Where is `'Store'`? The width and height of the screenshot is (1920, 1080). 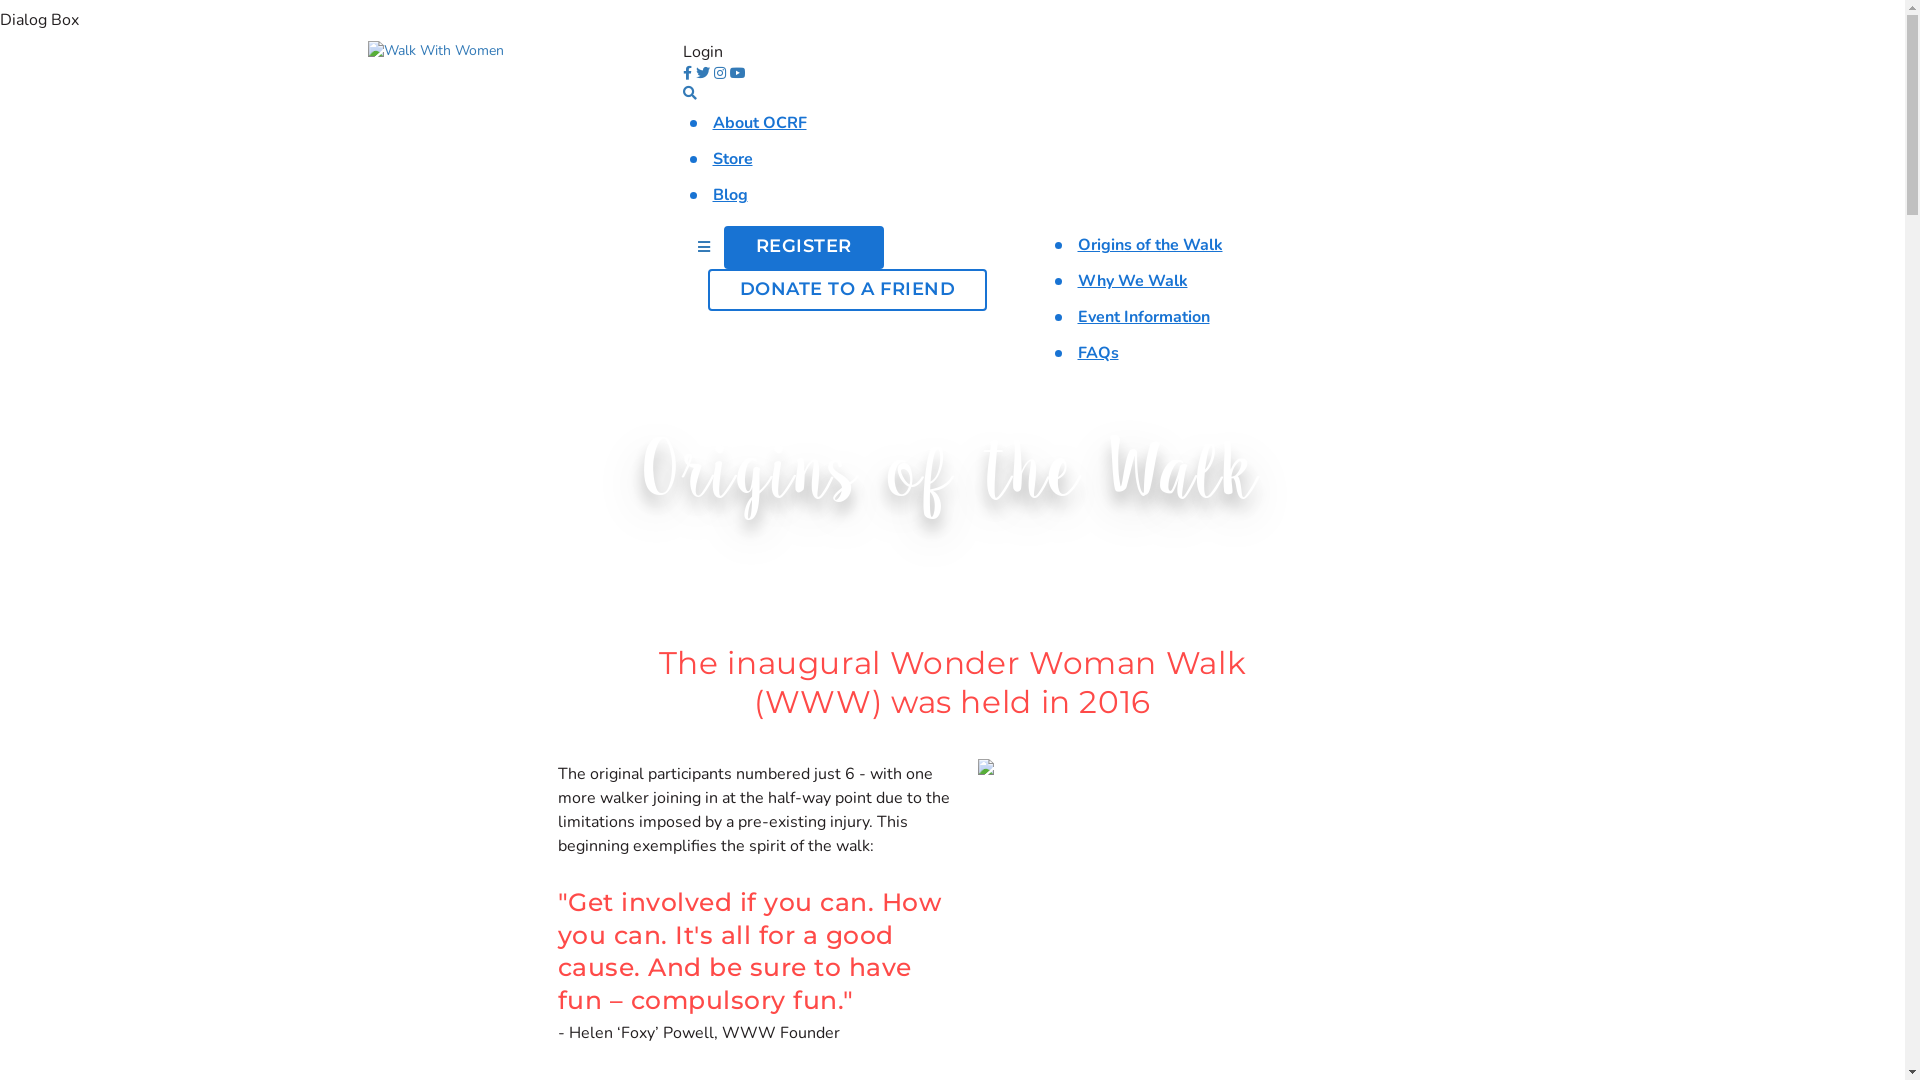 'Store' is located at coordinates (730, 157).